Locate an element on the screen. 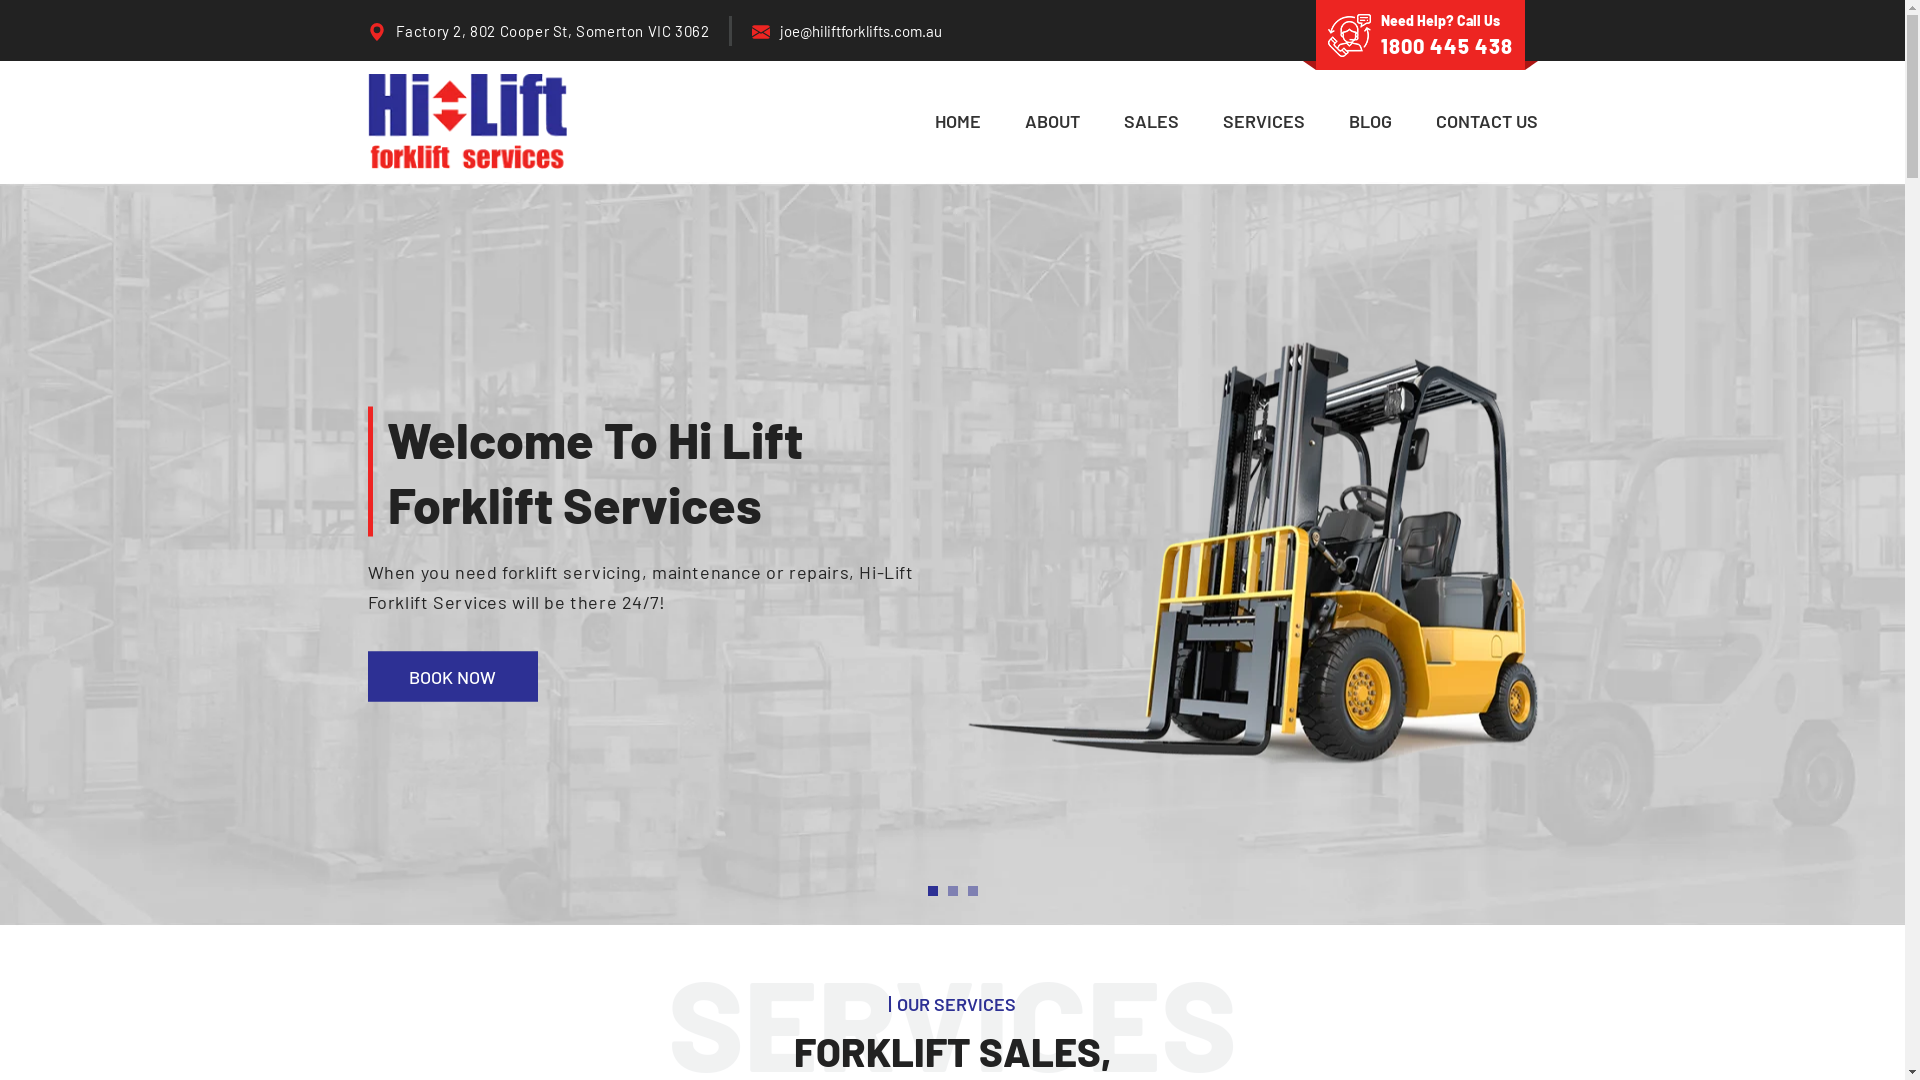  'ABOUT' is located at coordinates (1050, 121).